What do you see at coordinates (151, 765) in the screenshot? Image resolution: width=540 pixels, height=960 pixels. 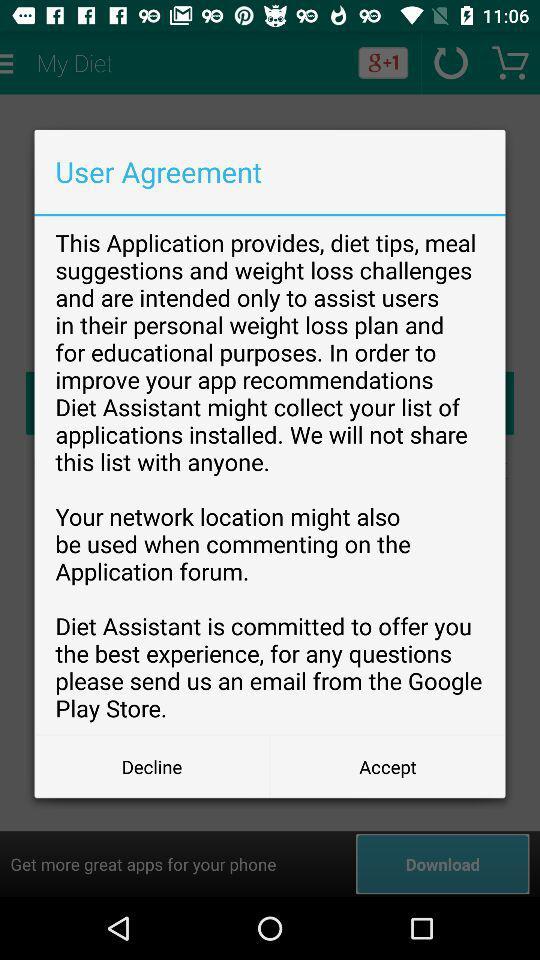 I see `decline` at bounding box center [151, 765].